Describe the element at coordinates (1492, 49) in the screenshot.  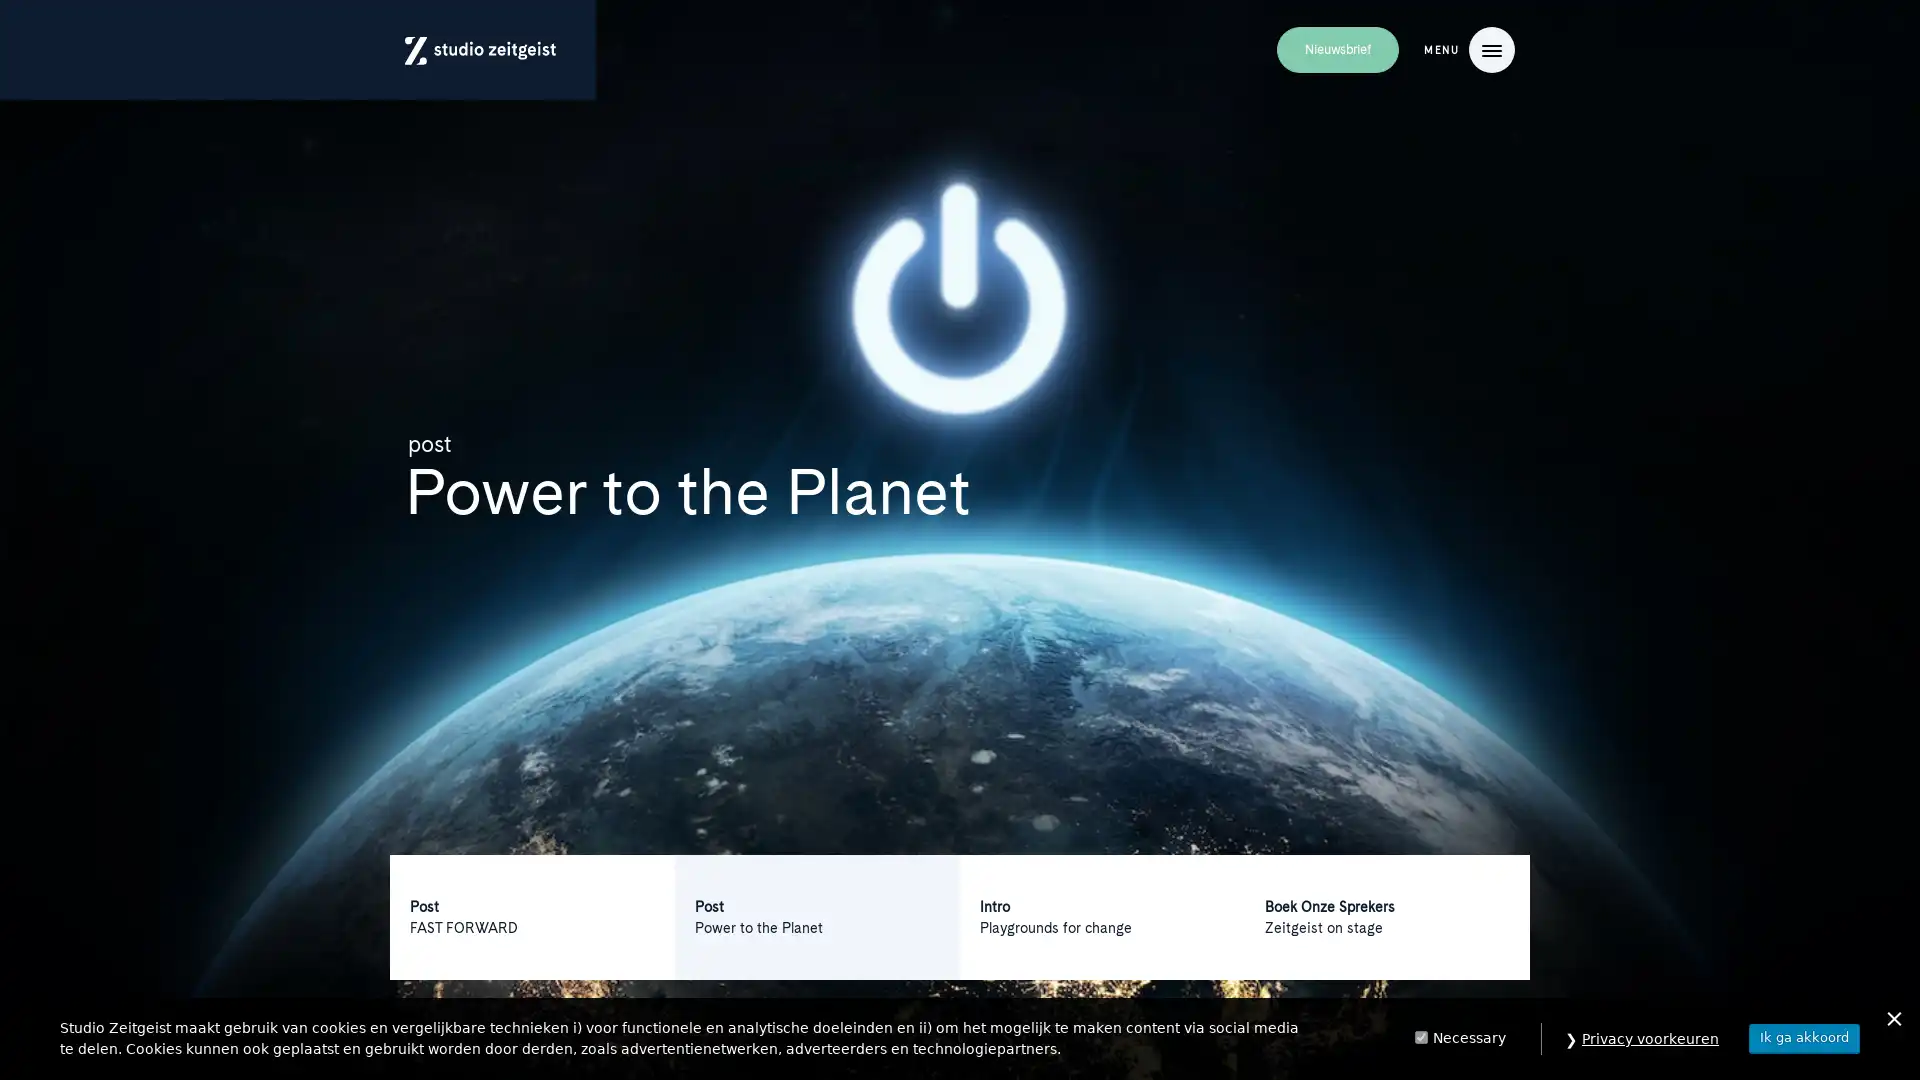
I see `Toggle navigation` at that location.